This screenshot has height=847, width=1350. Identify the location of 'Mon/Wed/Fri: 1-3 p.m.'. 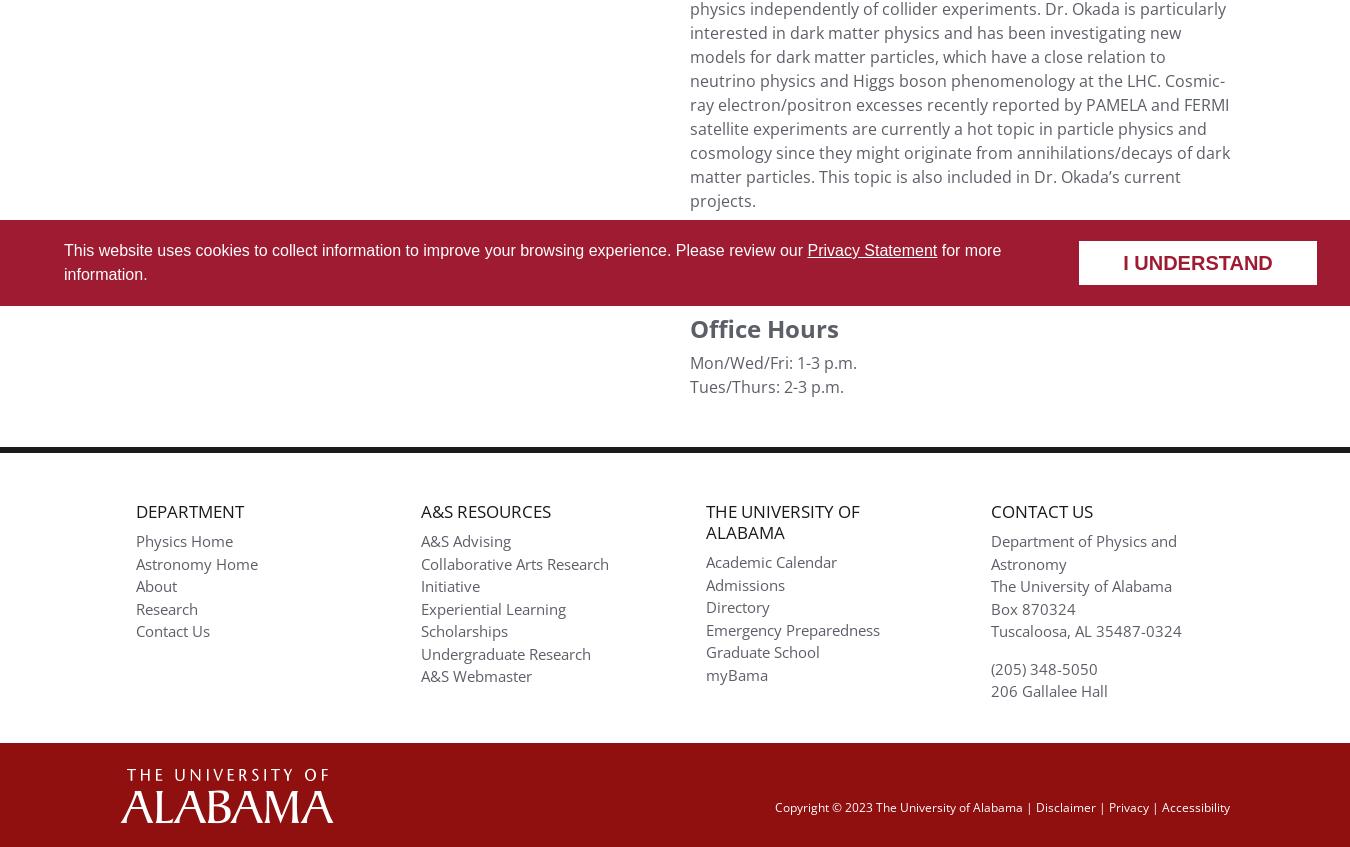
(771, 363).